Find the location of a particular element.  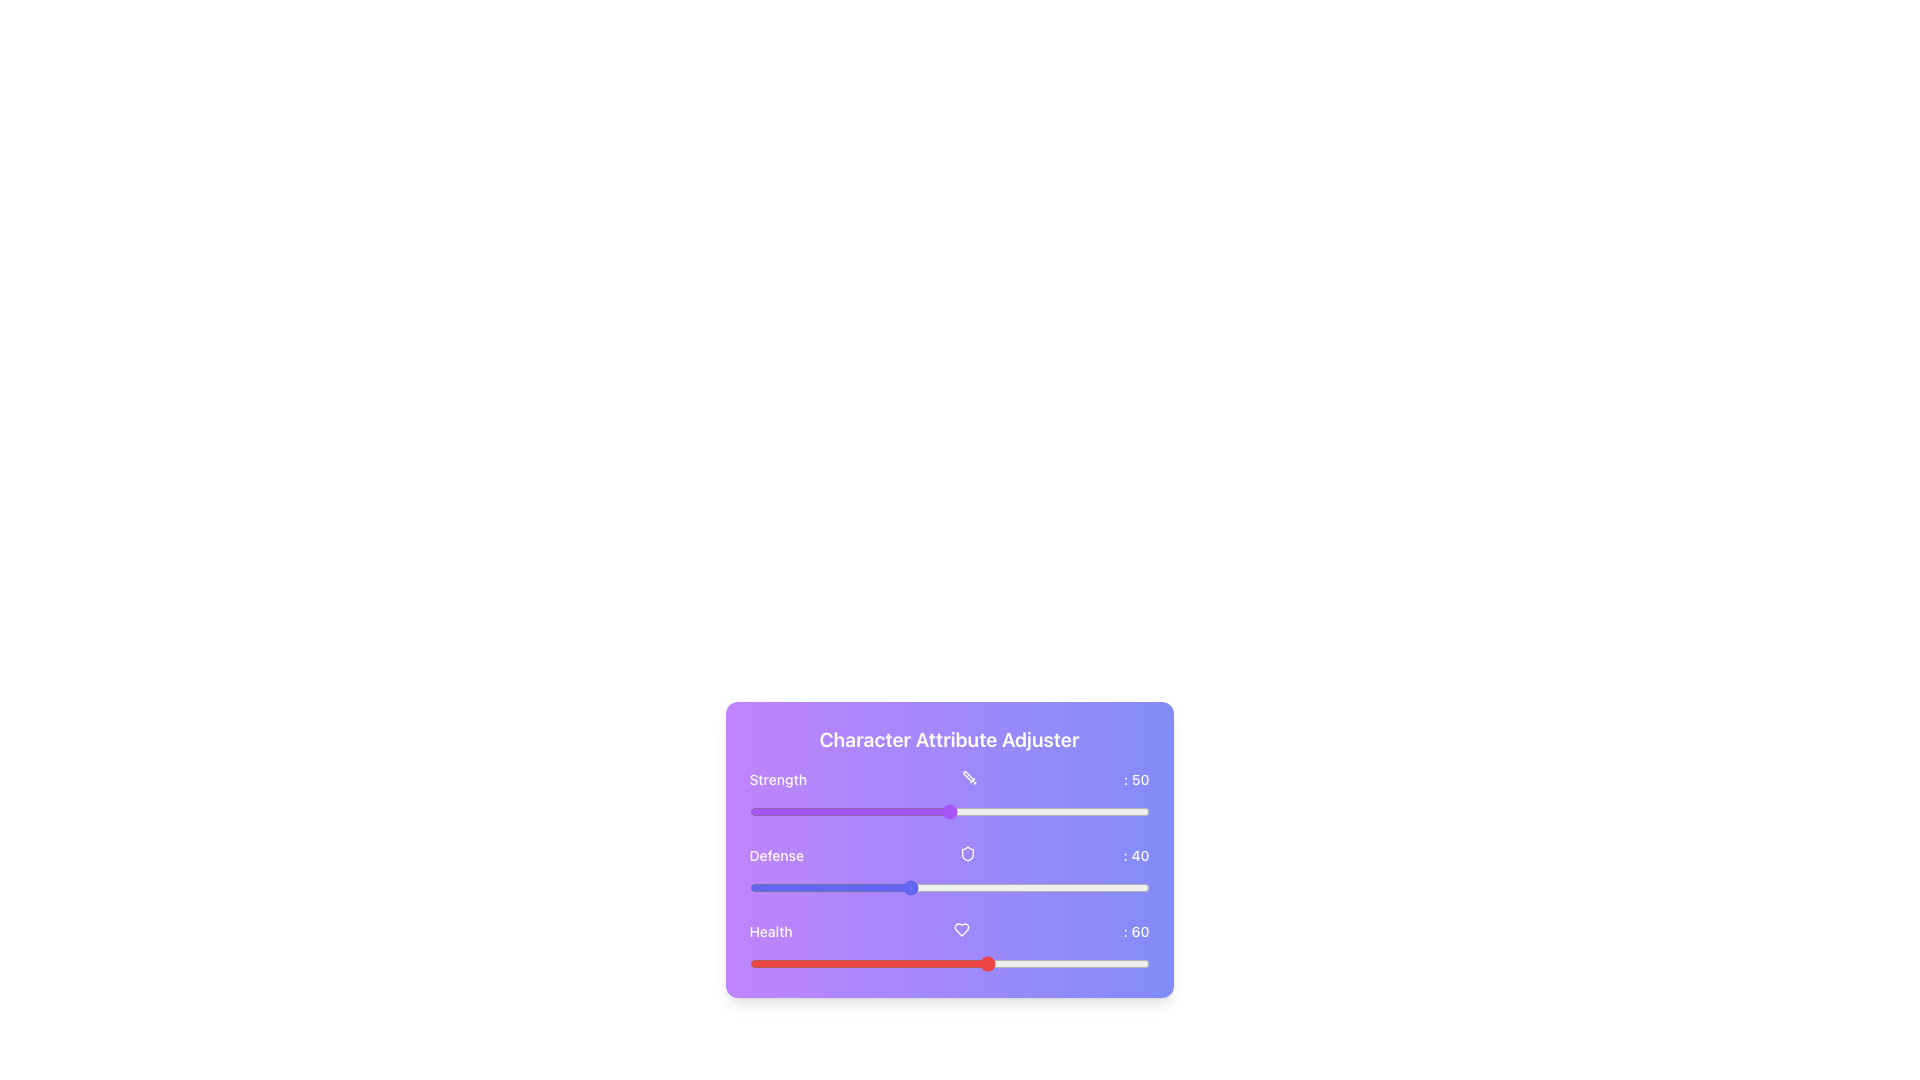

the Strength value is located at coordinates (1009, 812).